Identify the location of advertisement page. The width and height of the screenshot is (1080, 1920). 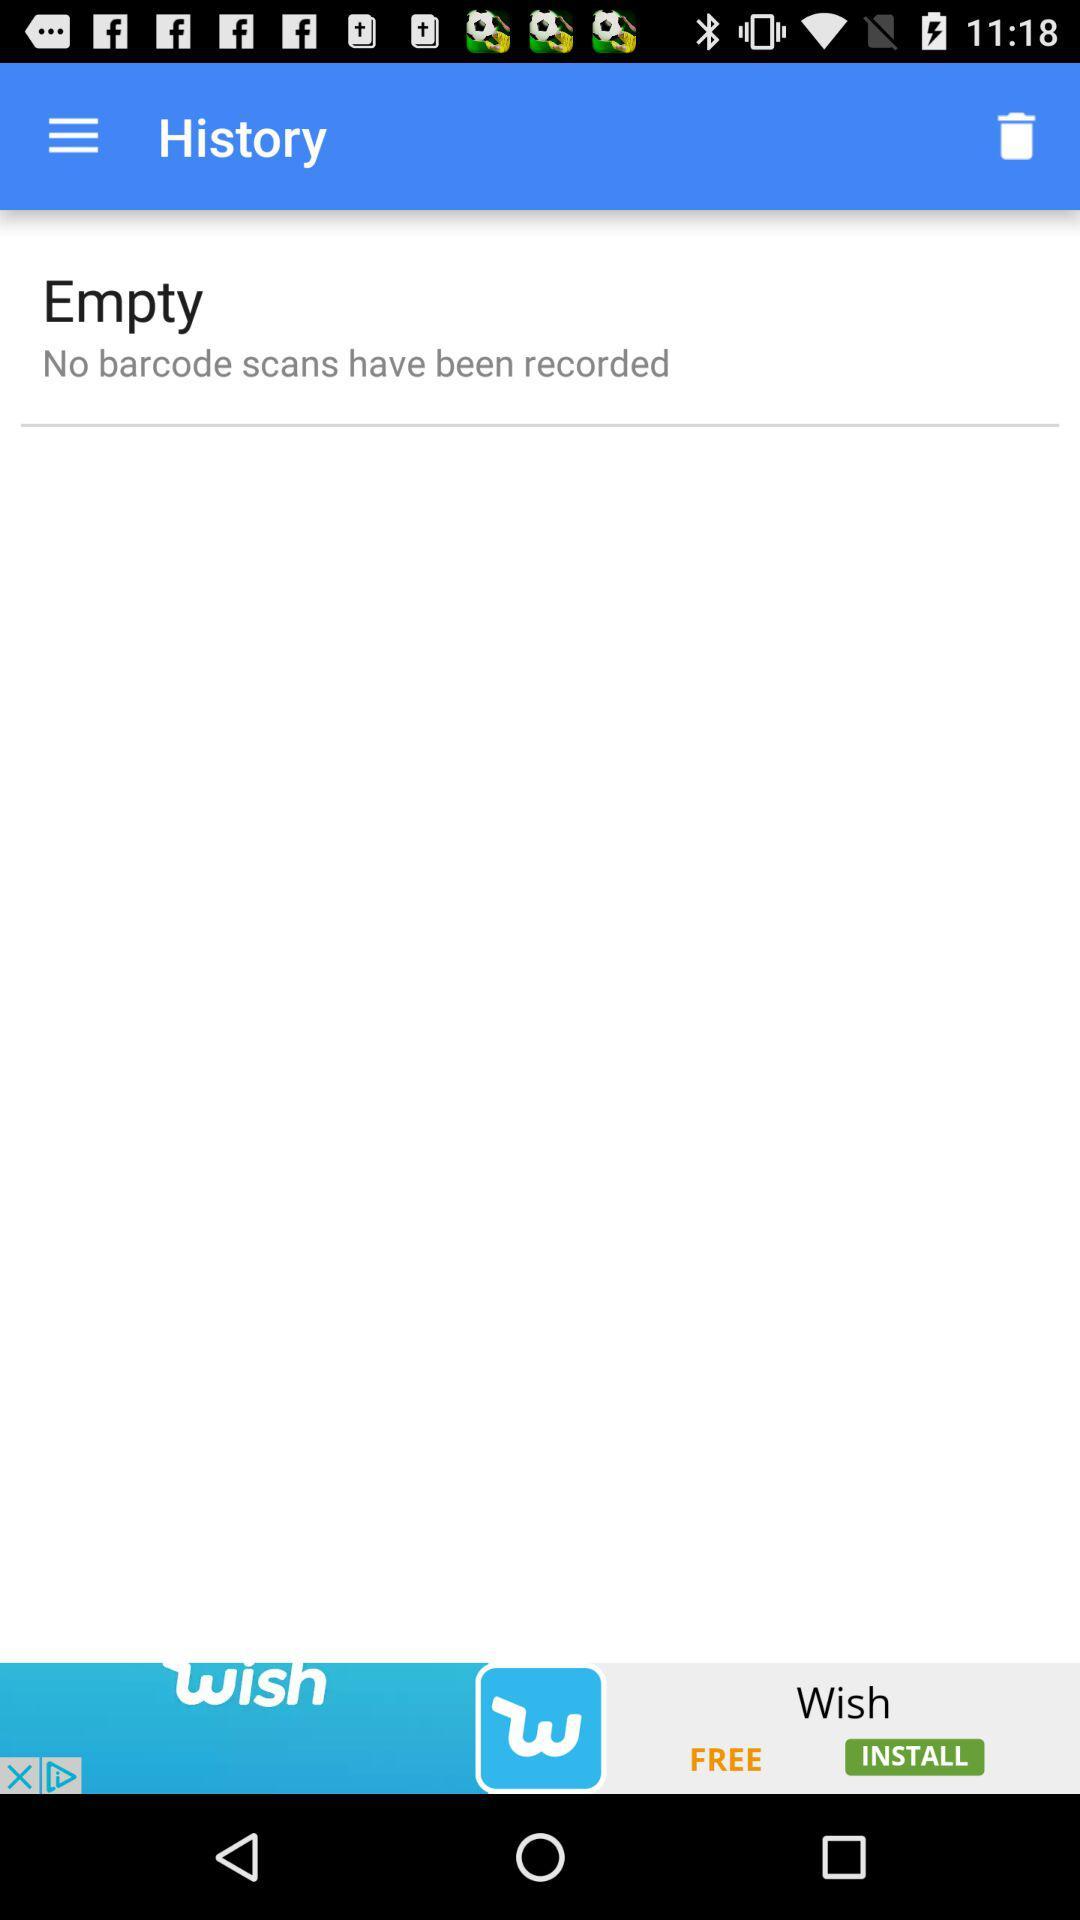
(540, 1727).